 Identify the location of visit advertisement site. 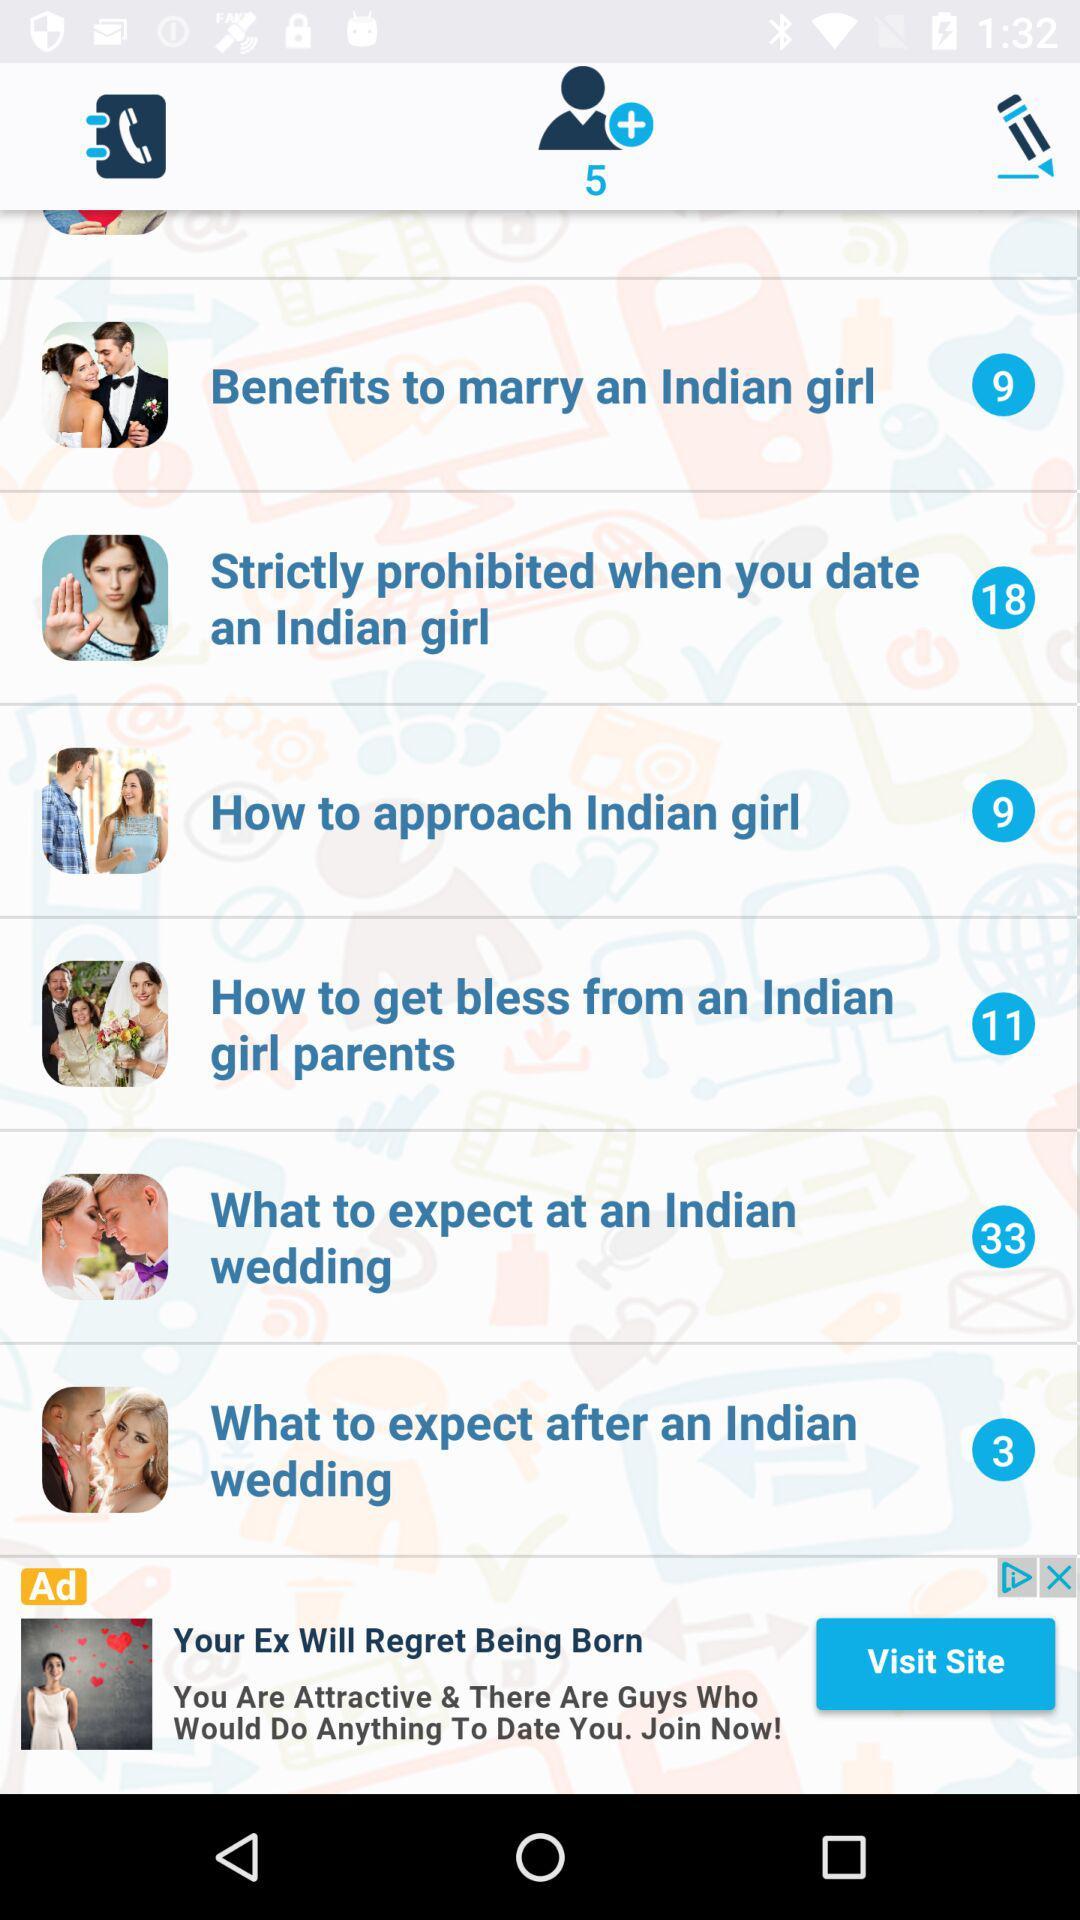
(537, 1675).